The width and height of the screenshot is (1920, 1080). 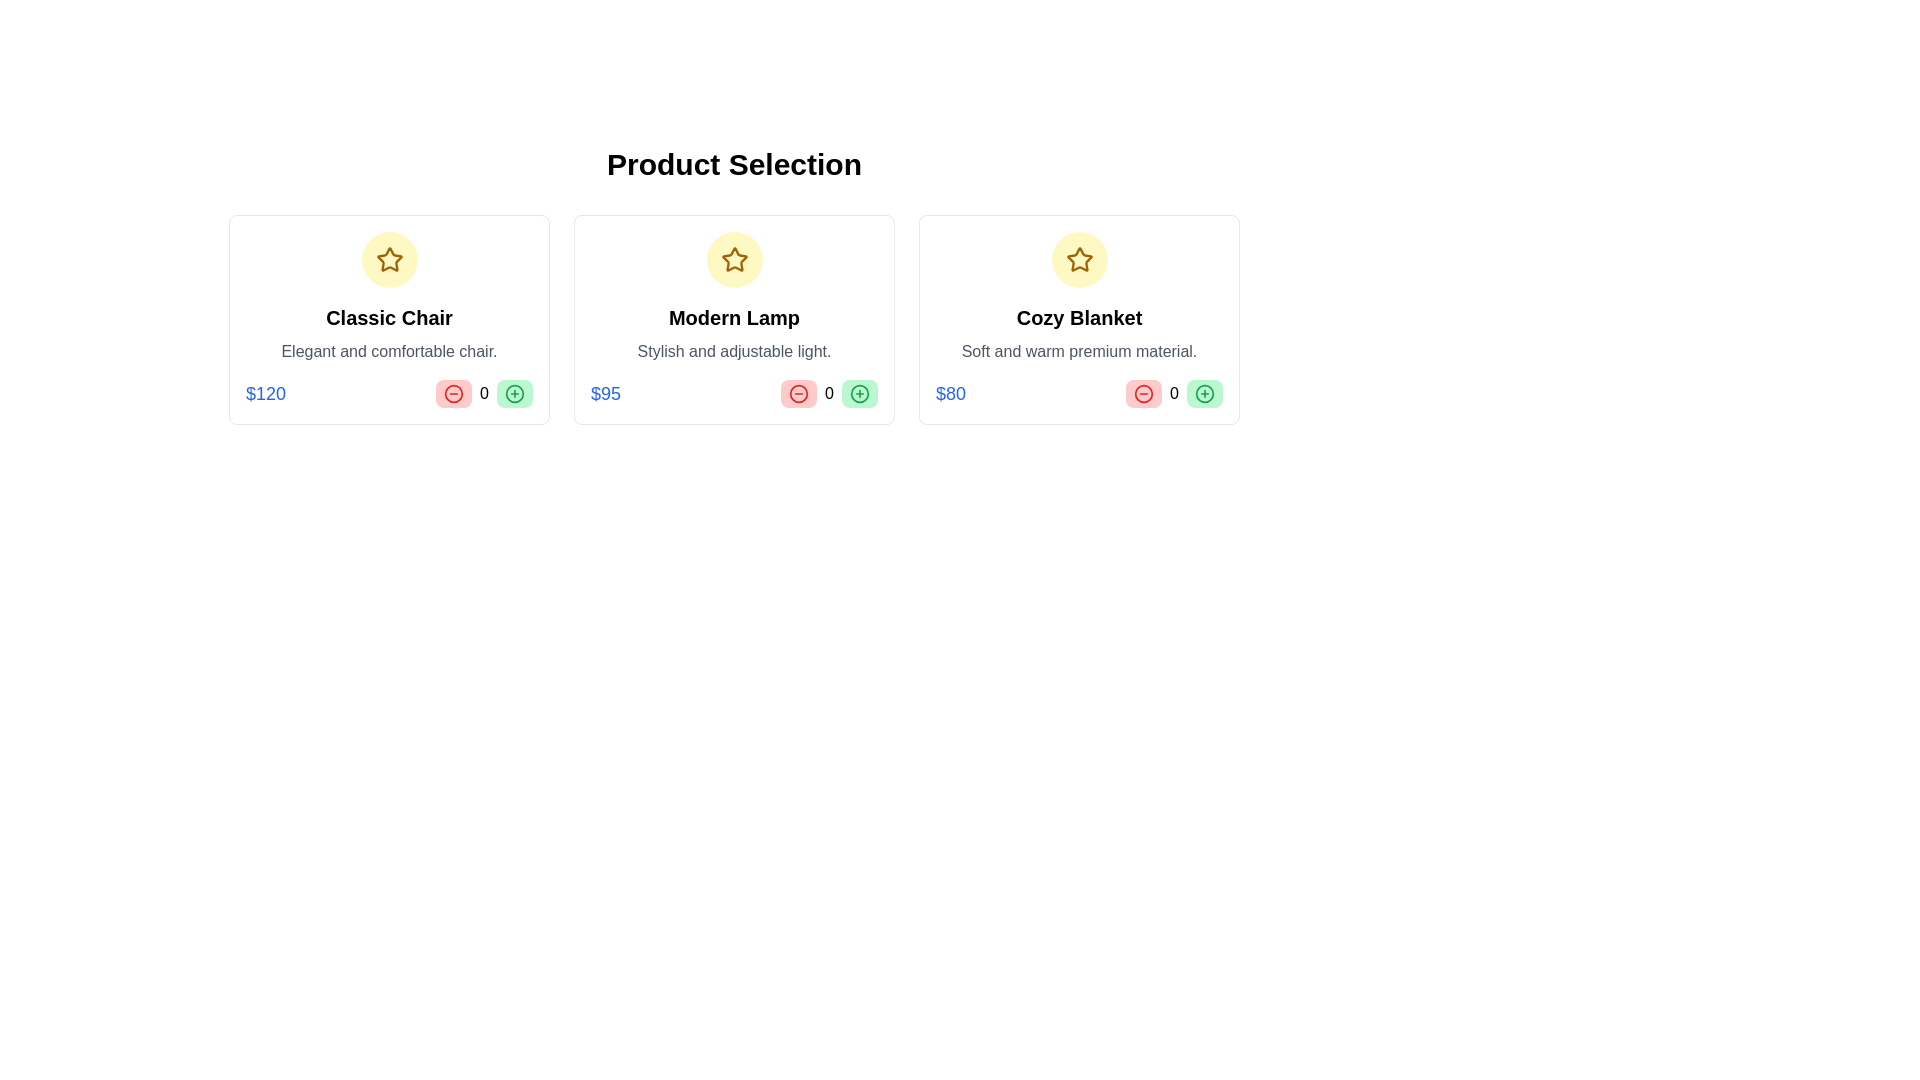 What do you see at coordinates (604, 393) in the screenshot?
I see `the text label displaying '$95' in blue color, which is located within the 'Modern Lamp' product card in the pricing section` at bounding box center [604, 393].